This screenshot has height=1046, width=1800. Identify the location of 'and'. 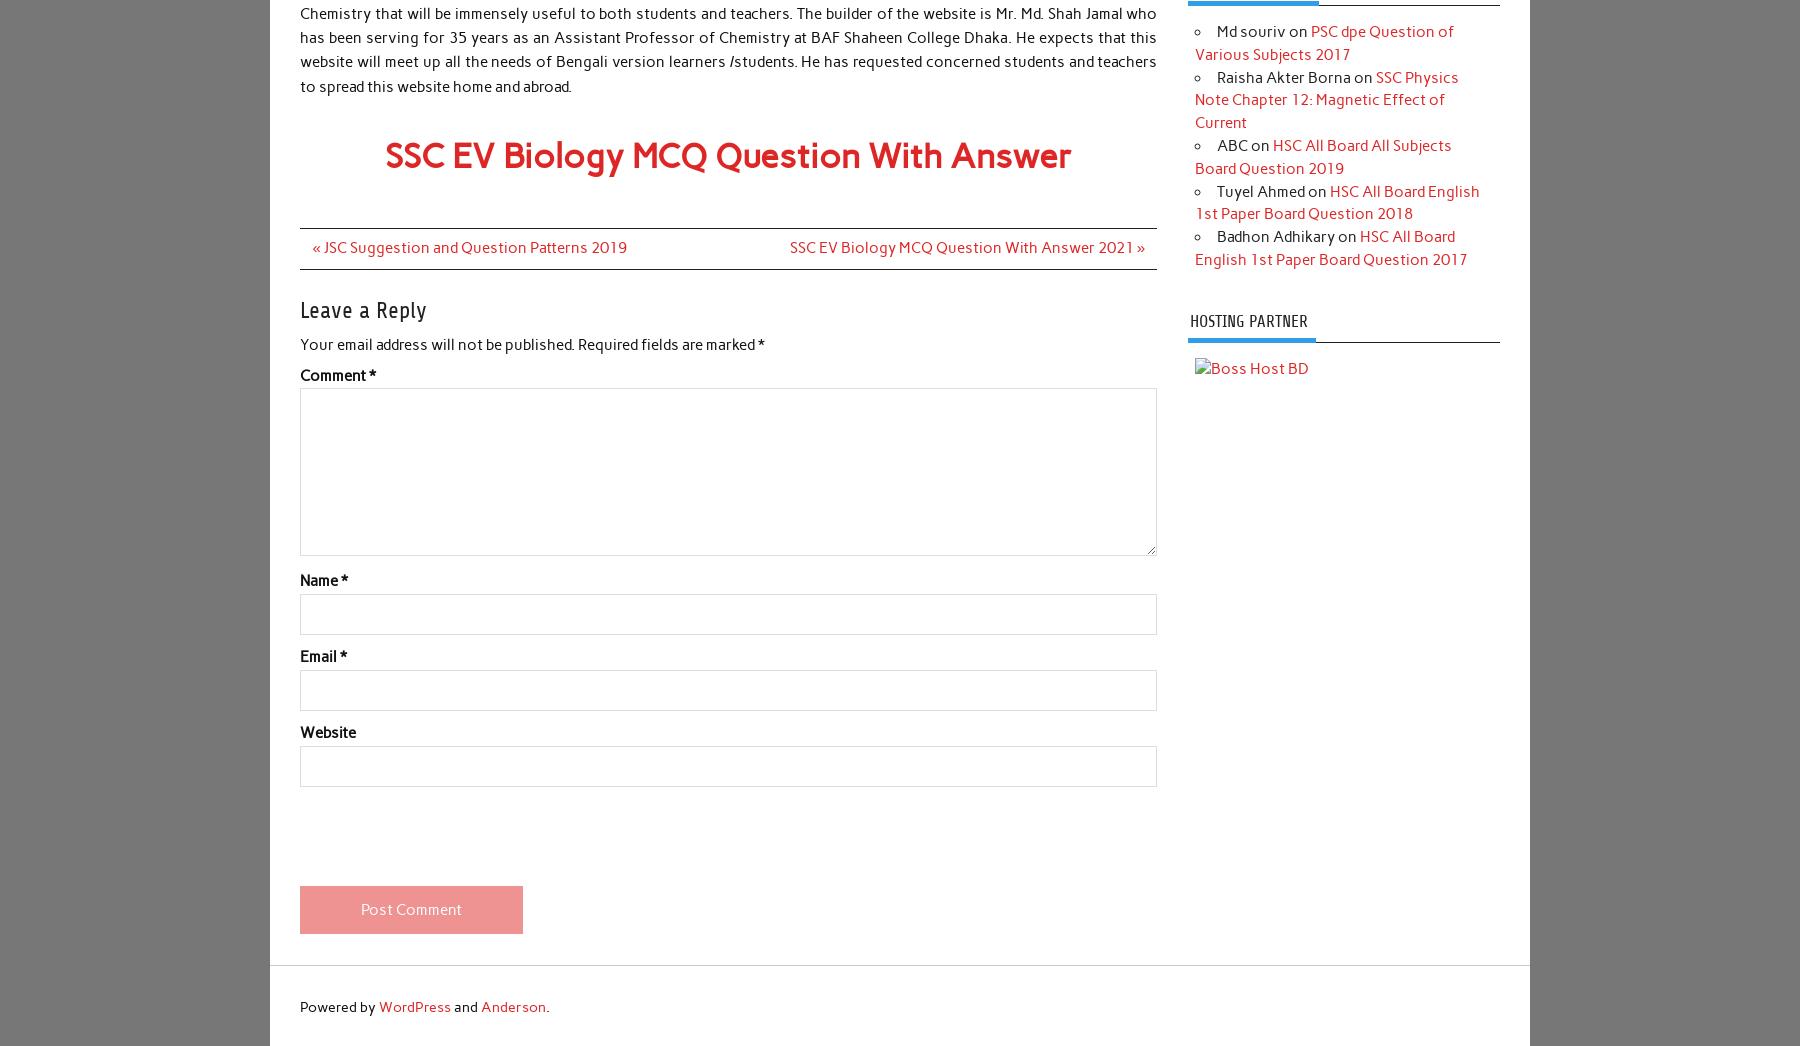
(465, 1006).